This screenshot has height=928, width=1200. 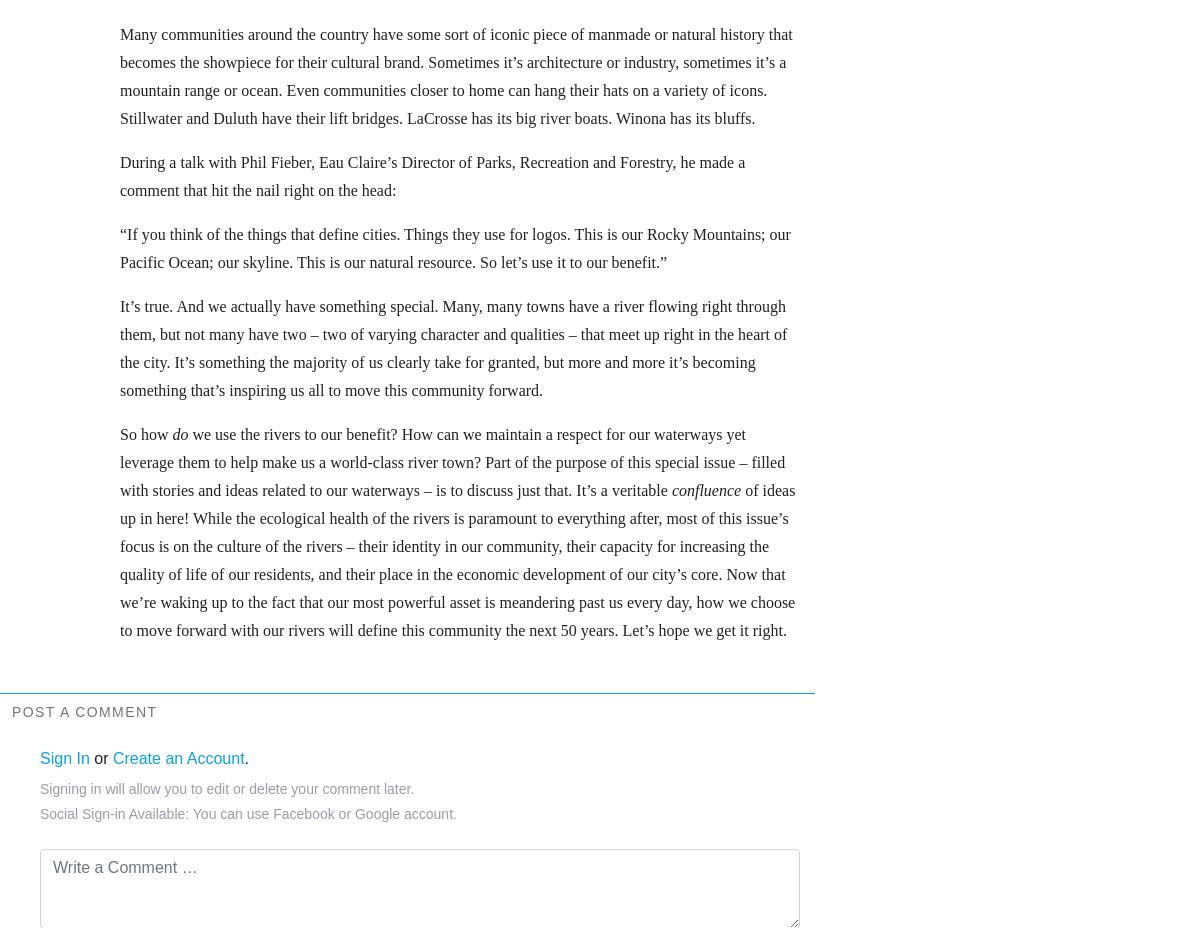 I want to click on 'Post a Comment', so click(x=84, y=710).